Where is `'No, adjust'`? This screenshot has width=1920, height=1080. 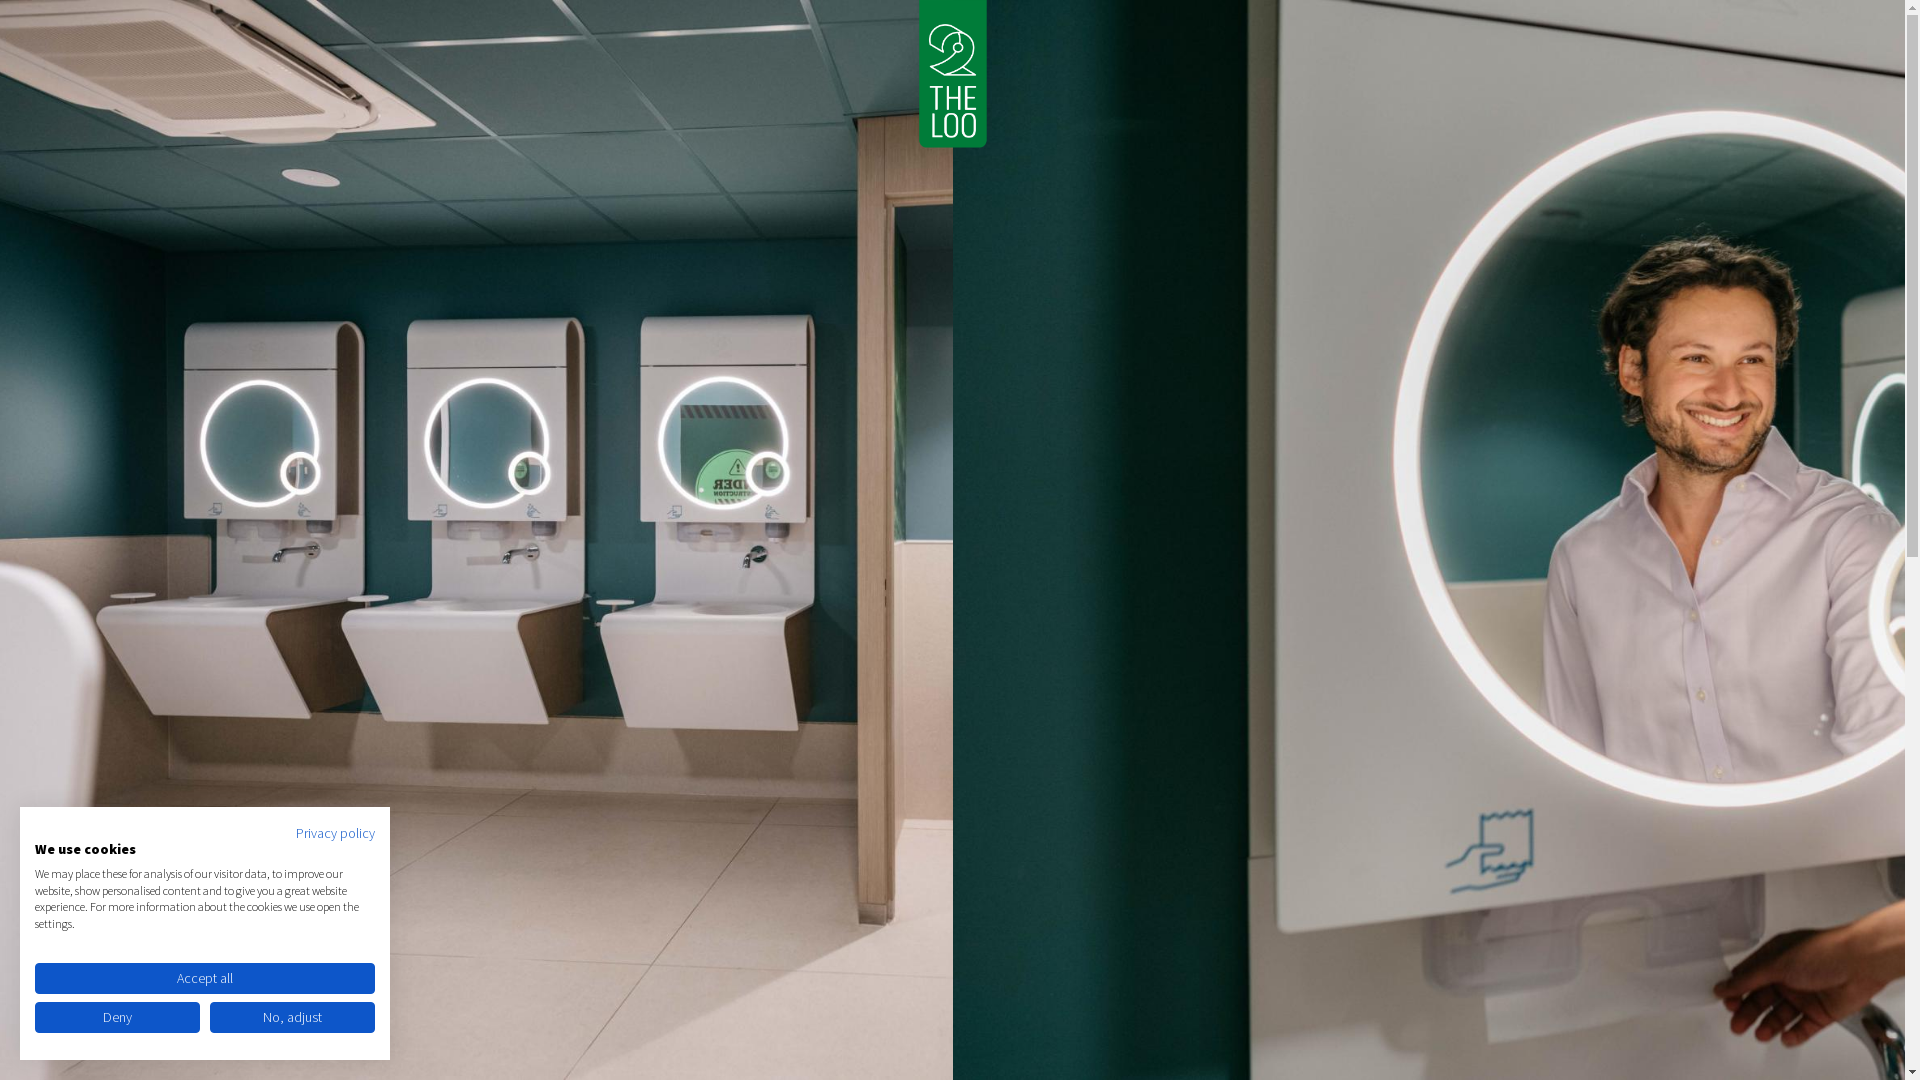
'No, adjust' is located at coordinates (291, 1017).